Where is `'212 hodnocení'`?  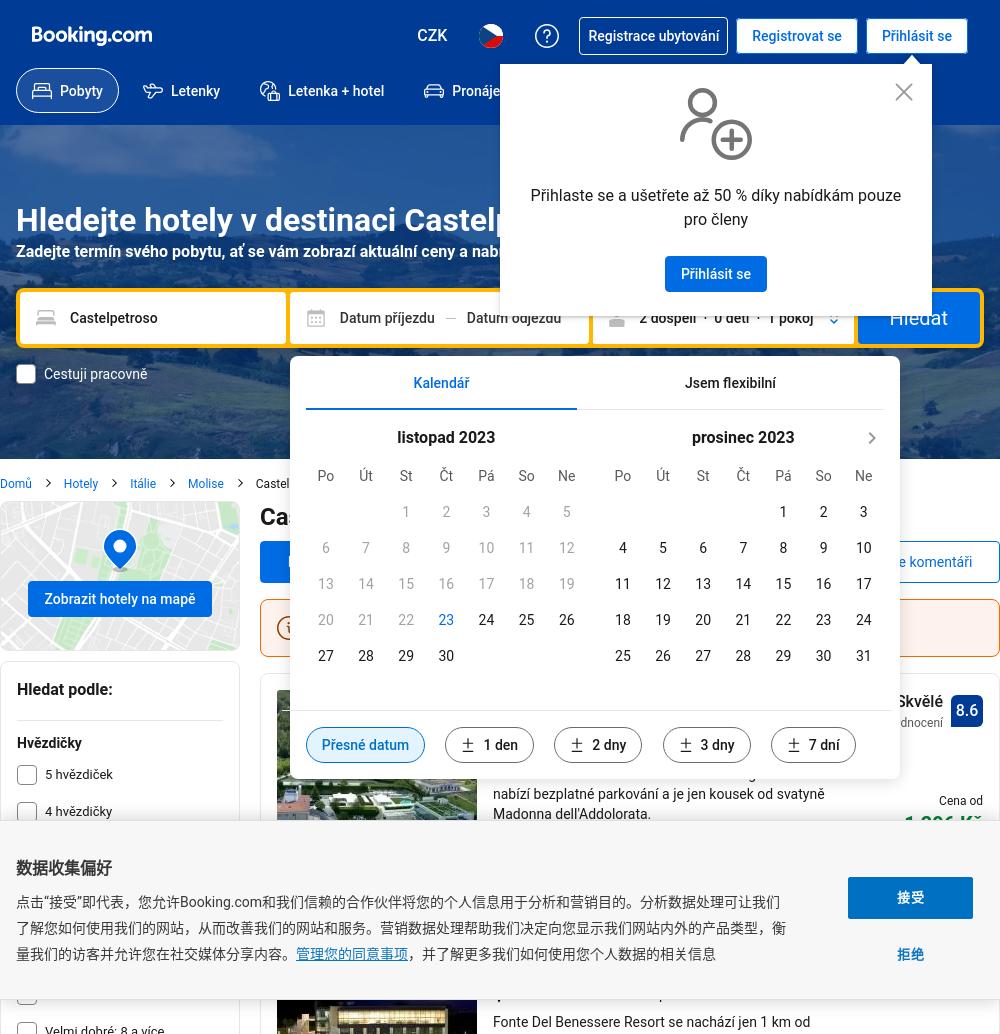 '212 hodnocení' is located at coordinates (903, 722).